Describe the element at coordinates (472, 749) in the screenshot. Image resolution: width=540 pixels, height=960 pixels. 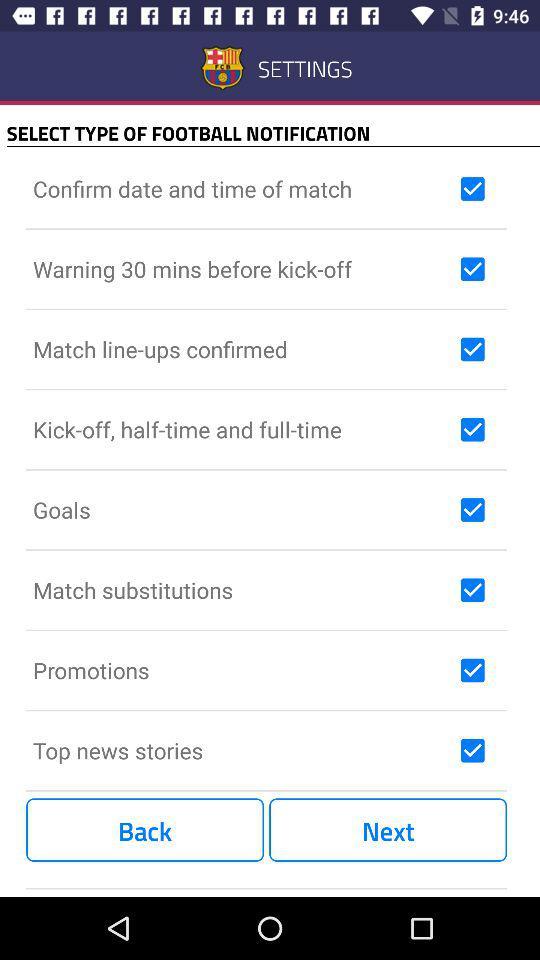
I see `notification for top news stories` at that location.